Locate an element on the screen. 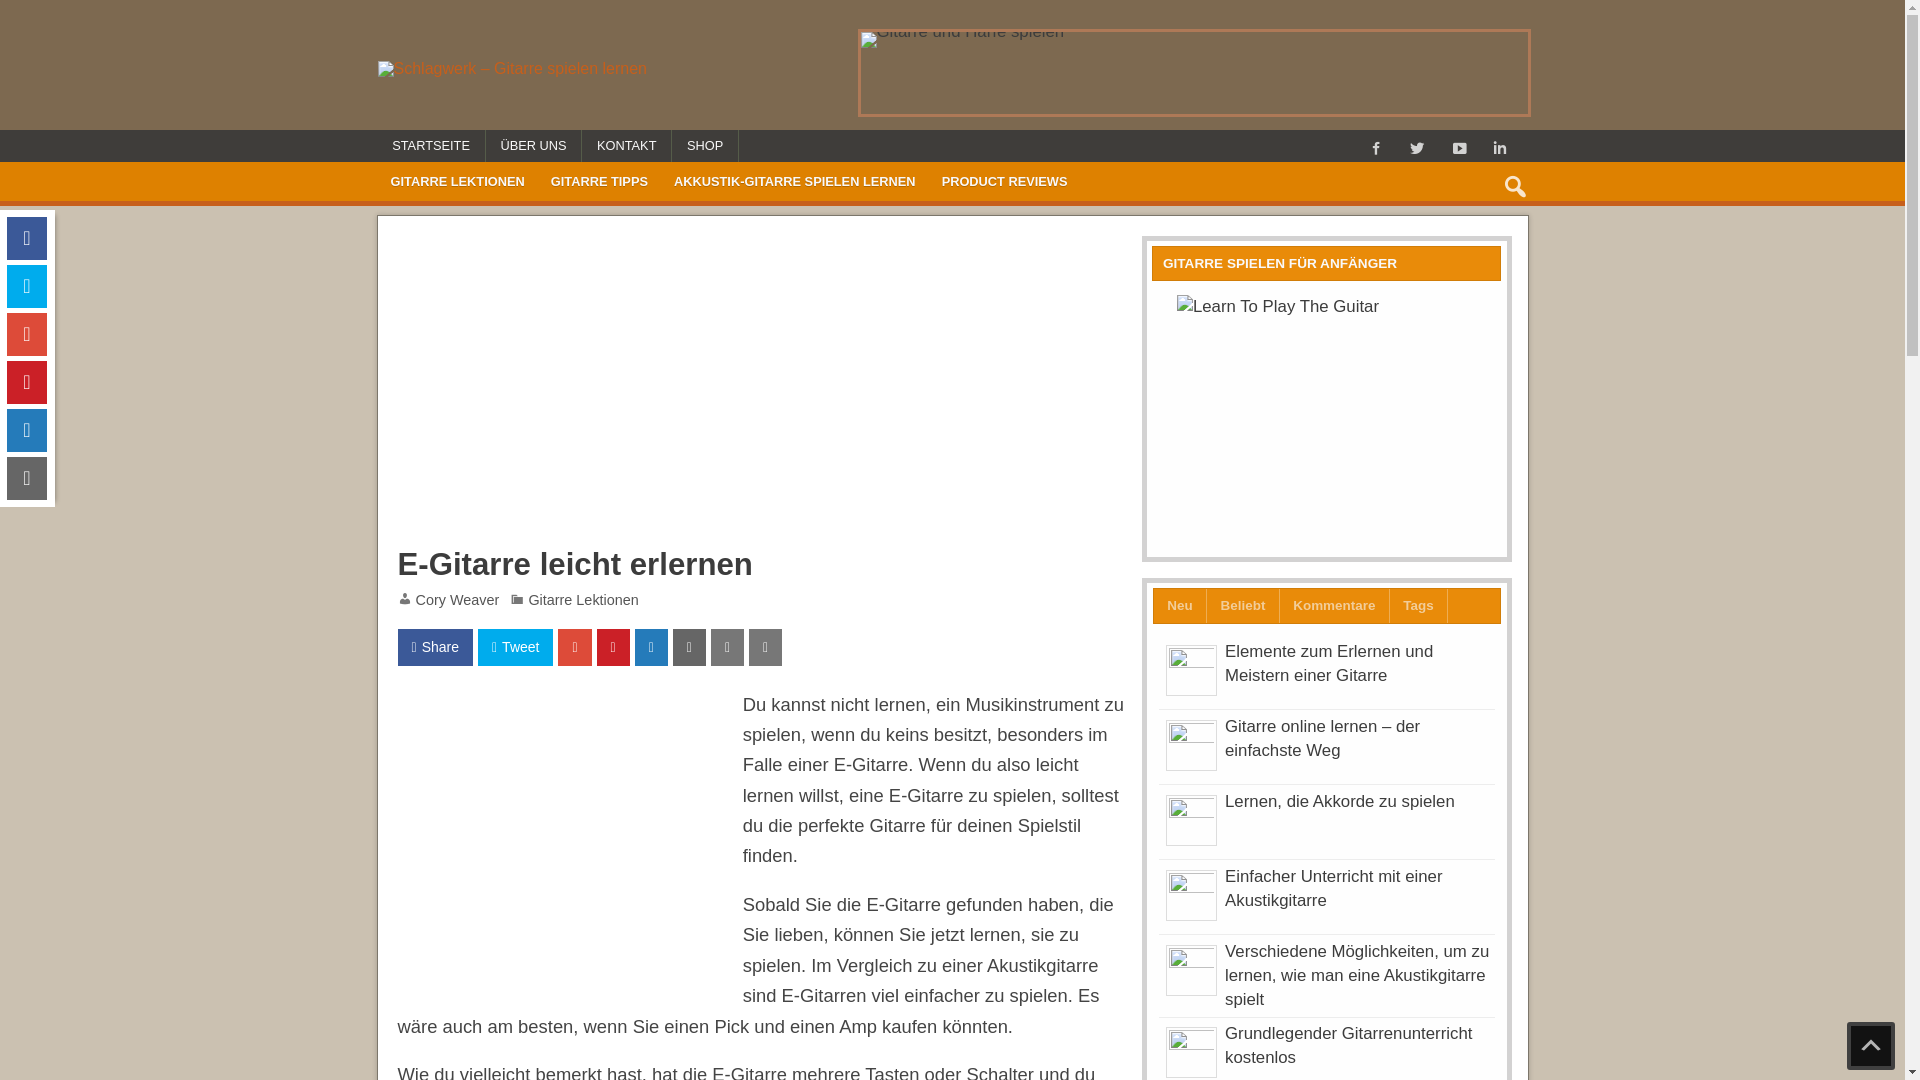 This screenshot has height=1080, width=1920. 'AKKUSTIK-GITARRE SPIELEN LERNEN' is located at coordinates (794, 181).